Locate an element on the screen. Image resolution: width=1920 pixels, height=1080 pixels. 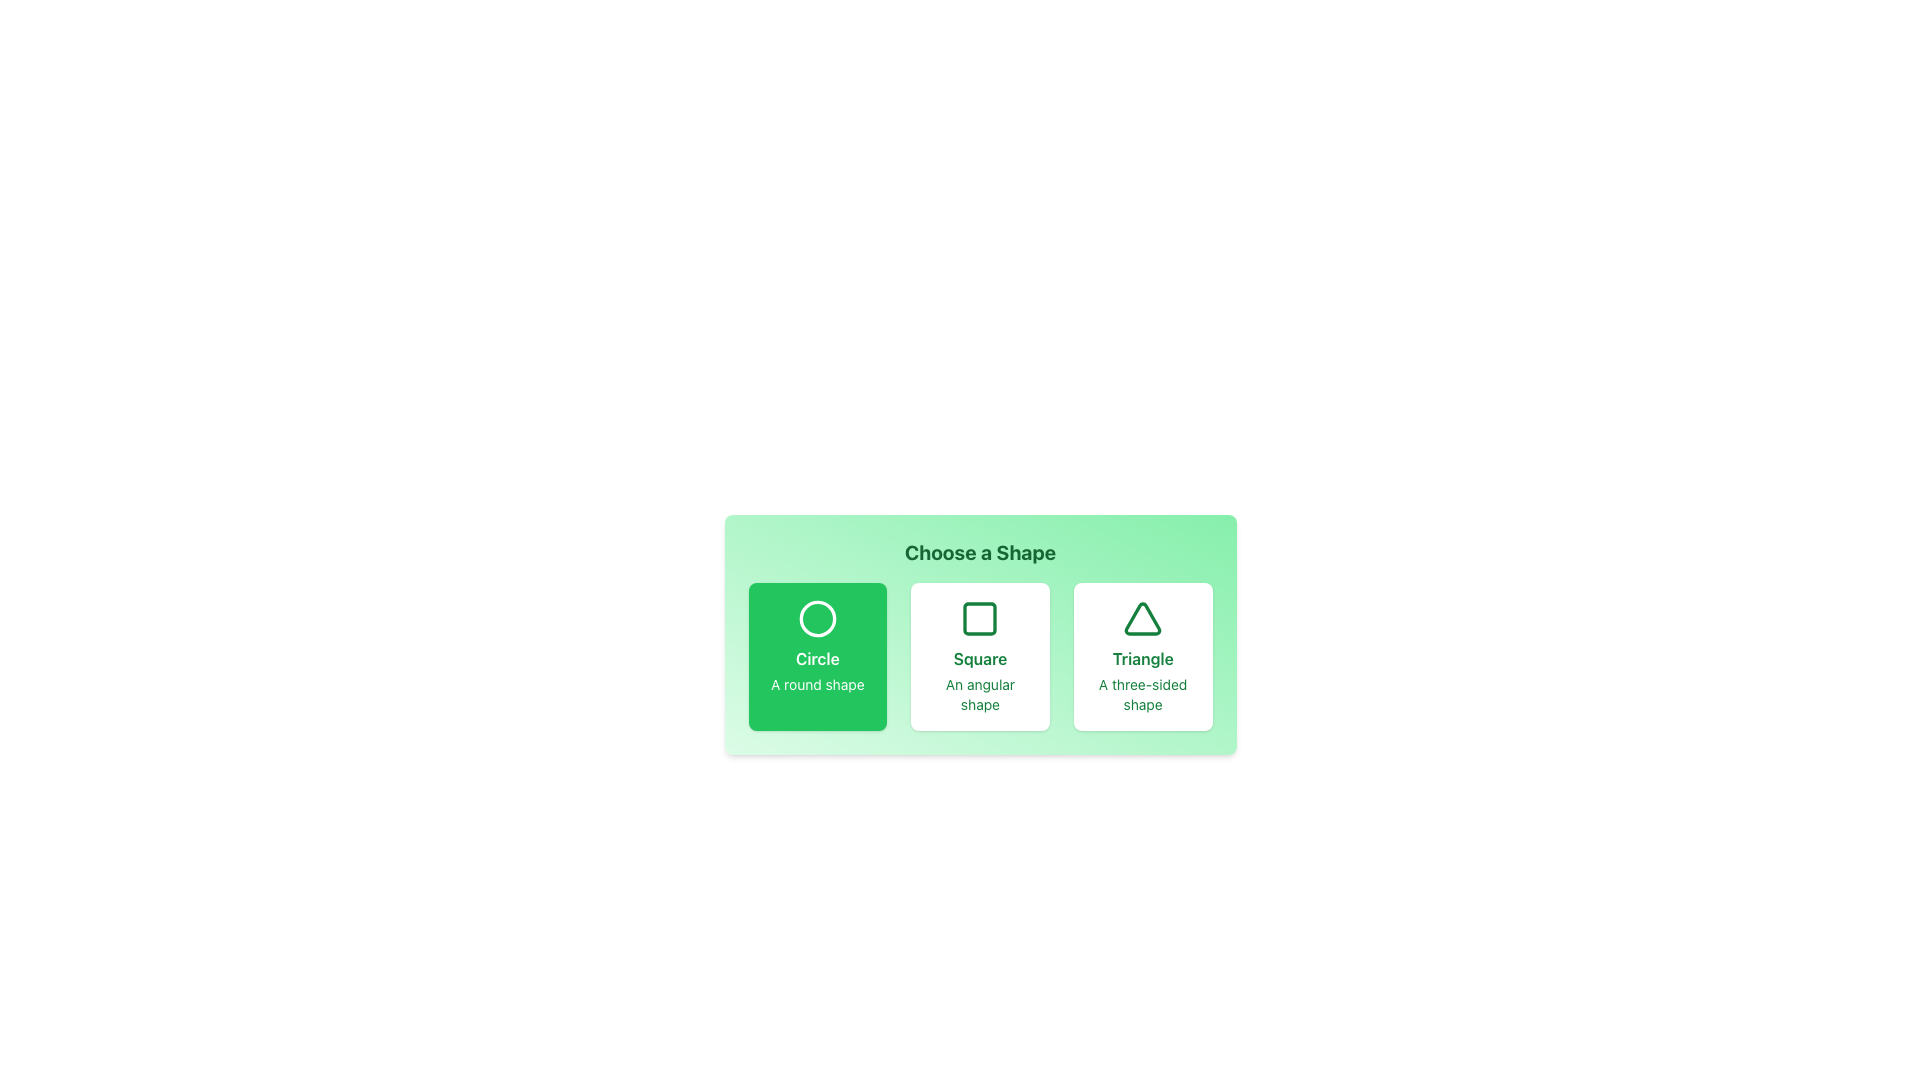
text label displaying 'An angular shape' located below the 'Square' label within the shape selection card for the 'Square' option is located at coordinates (980, 693).